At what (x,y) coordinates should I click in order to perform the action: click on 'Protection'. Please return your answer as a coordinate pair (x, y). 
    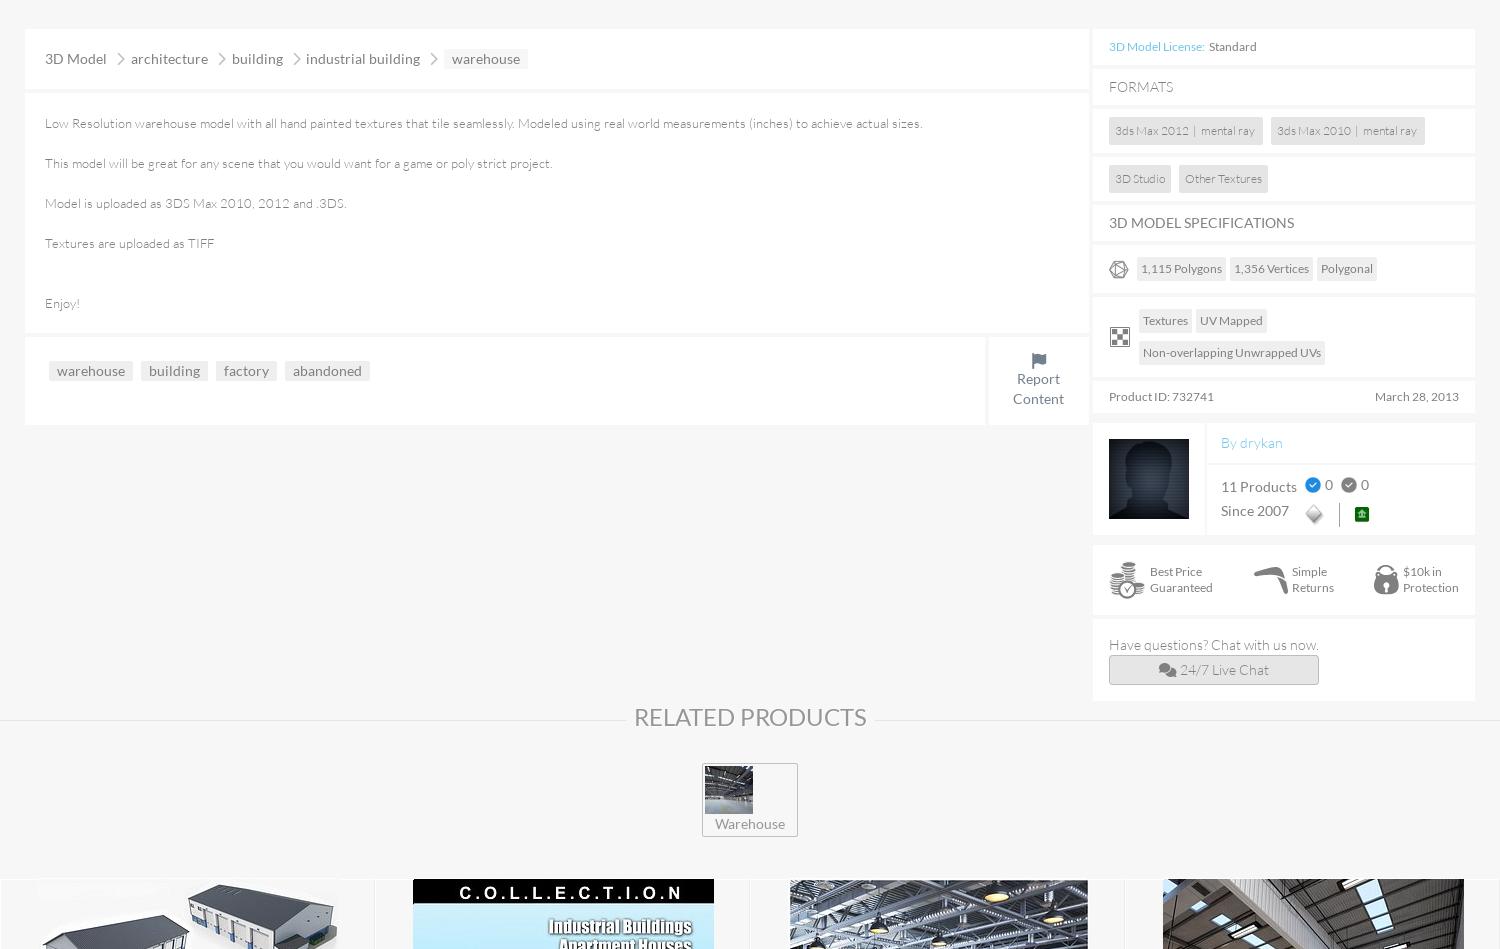
    Looking at the image, I should click on (1431, 586).